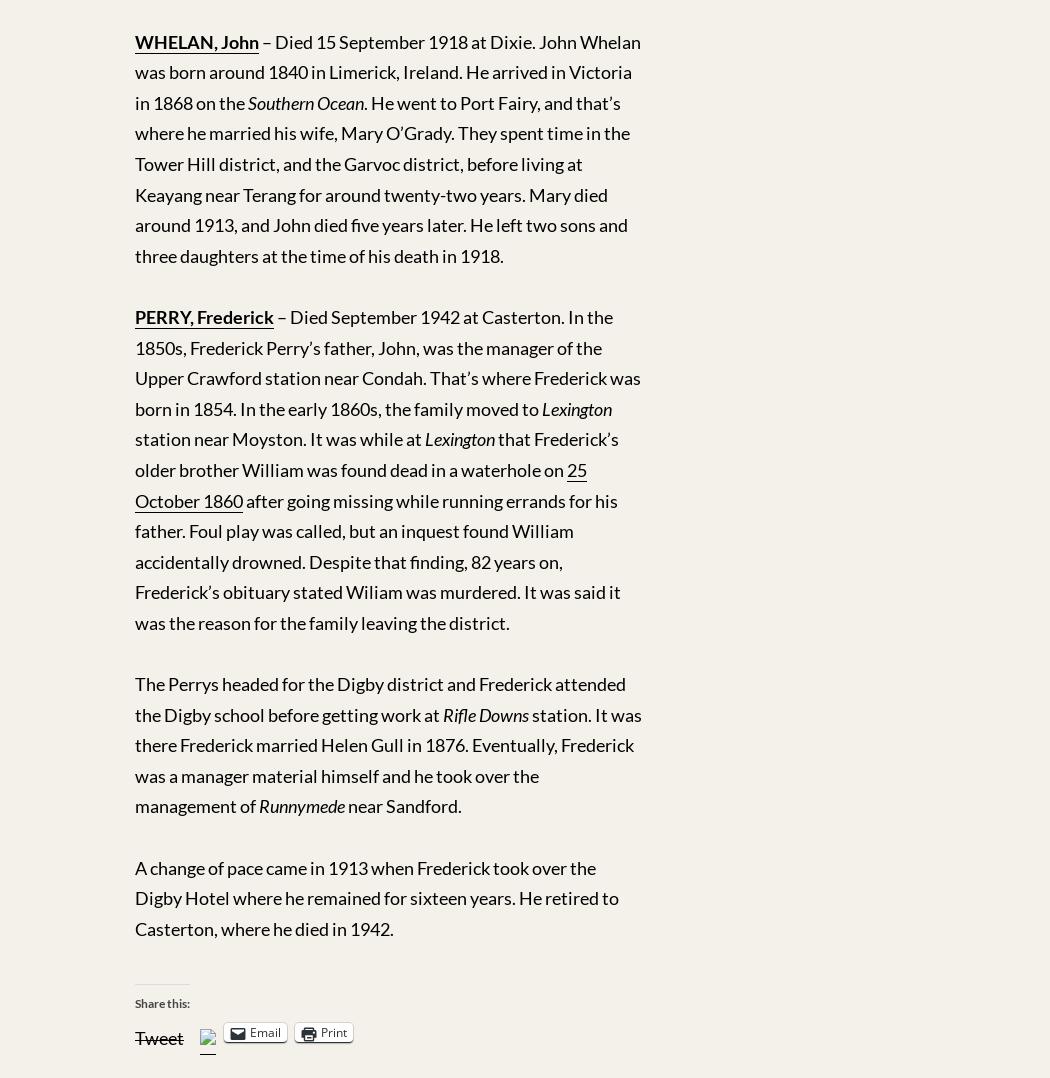  What do you see at coordinates (387, 71) in the screenshot?
I see `'– Died 15 September 1918 at Dixie. John Whelan was born around 1840 in Limerick, Ireland. He arrived in Victoria in 1868 on the'` at bounding box center [387, 71].